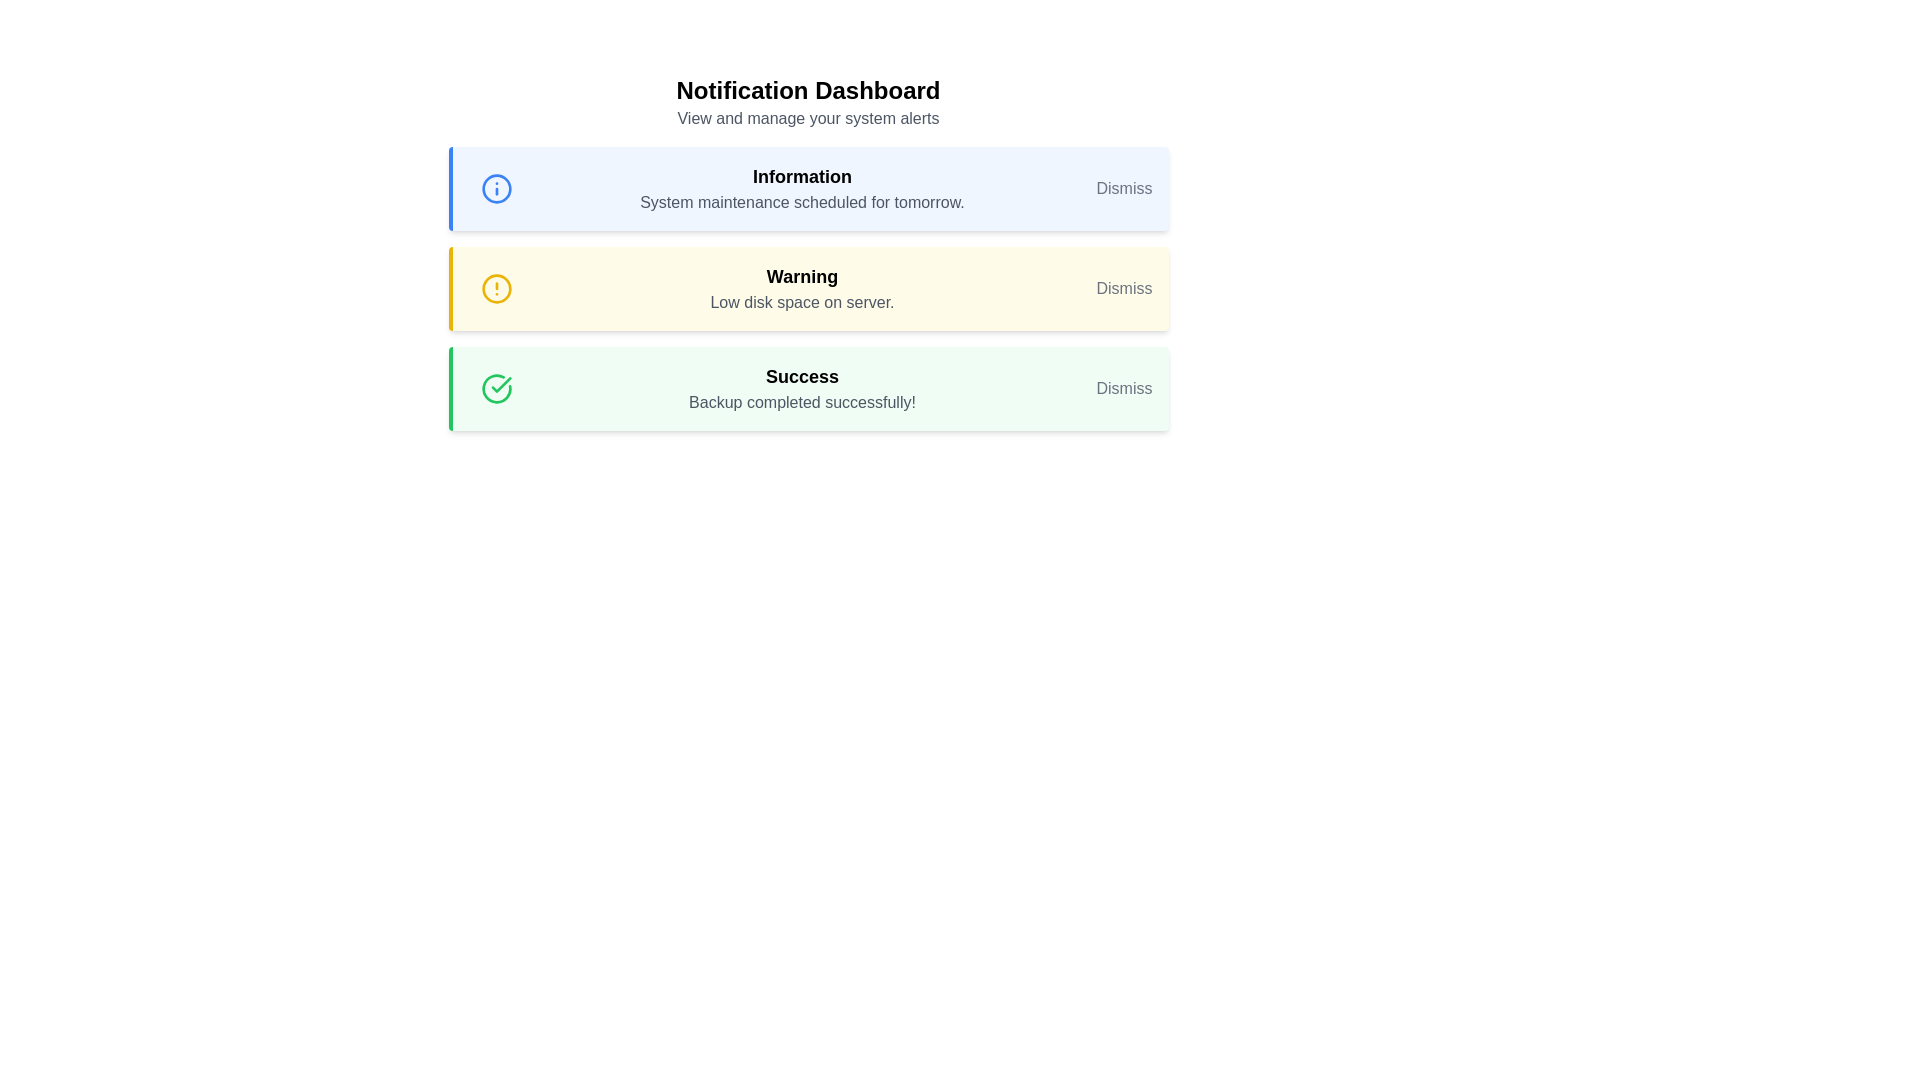  What do you see at coordinates (496, 189) in the screenshot?
I see `the circular graphical element with a blue outline that is part of the 'Information' icon located in the topmost notification entry` at bounding box center [496, 189].